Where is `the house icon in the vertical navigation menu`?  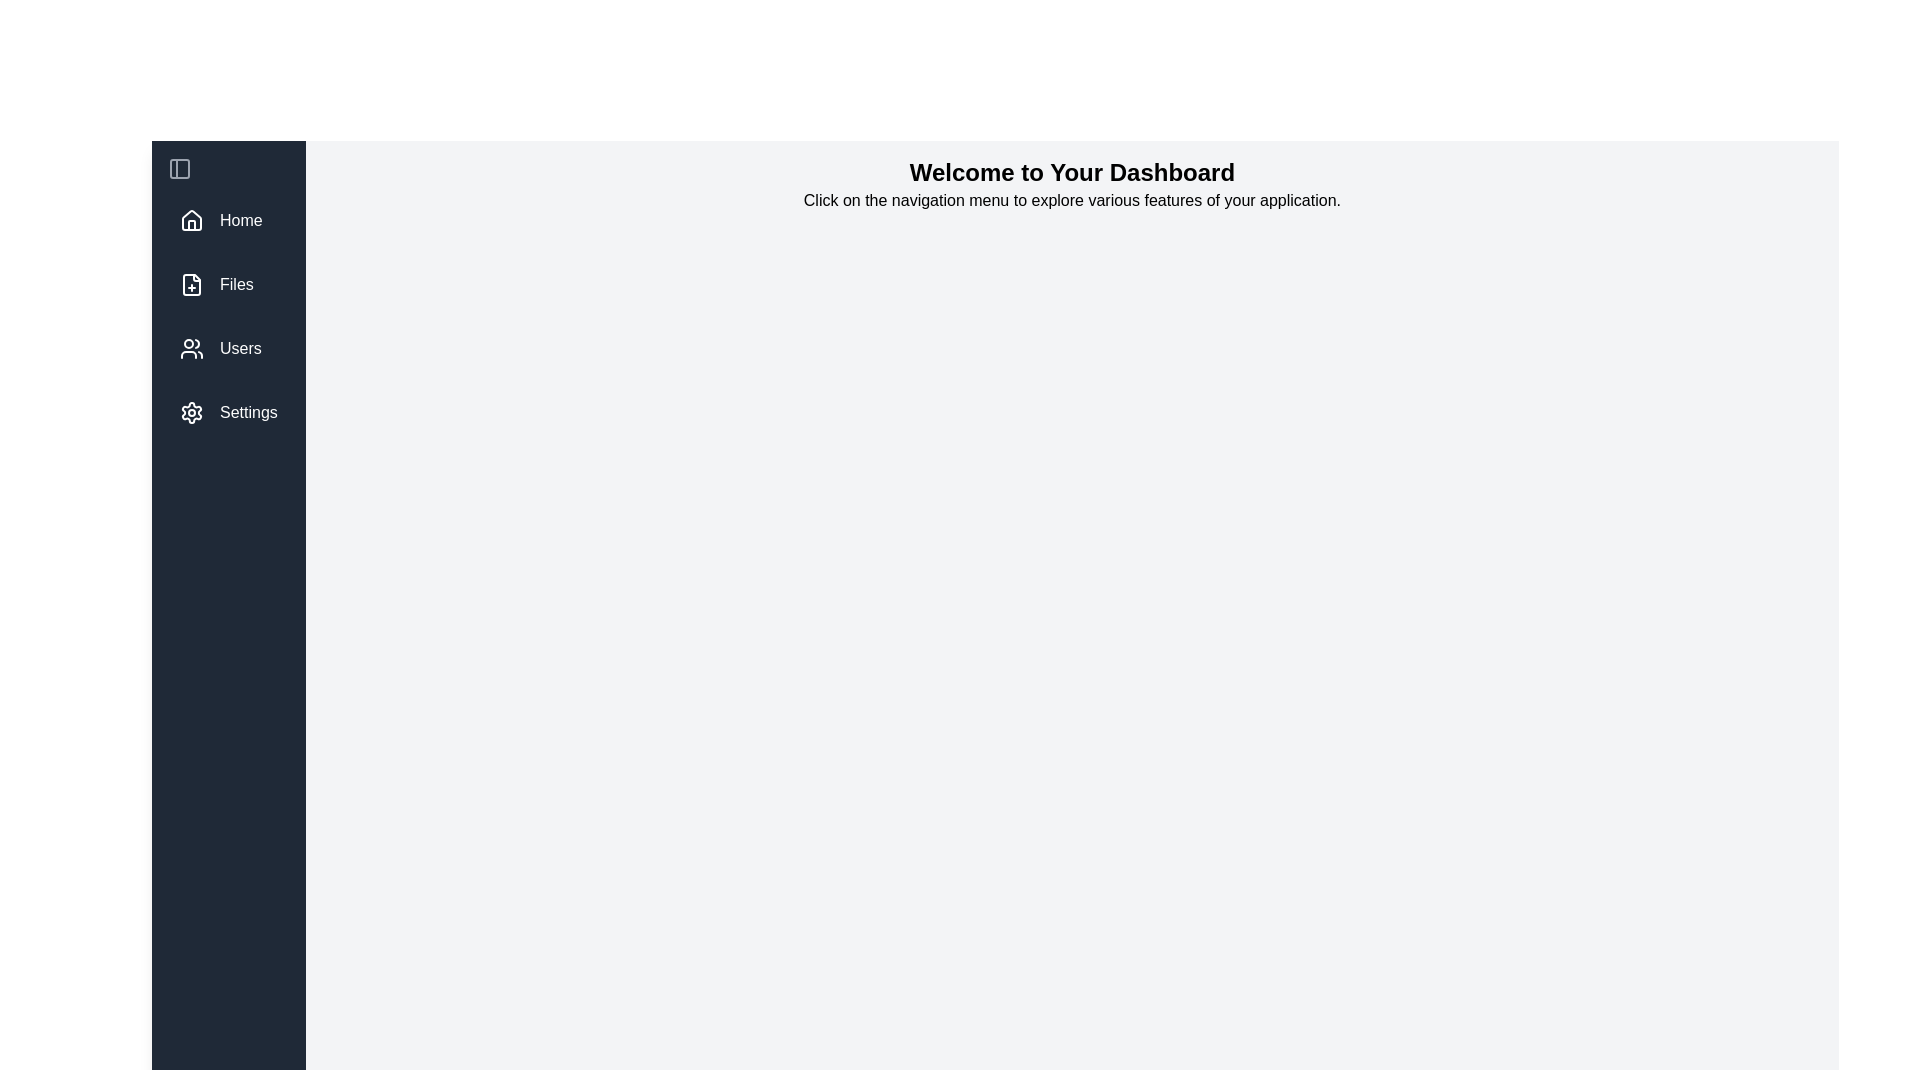
the house icon in the vertical navigation menu is located at coordinates (192, 220).